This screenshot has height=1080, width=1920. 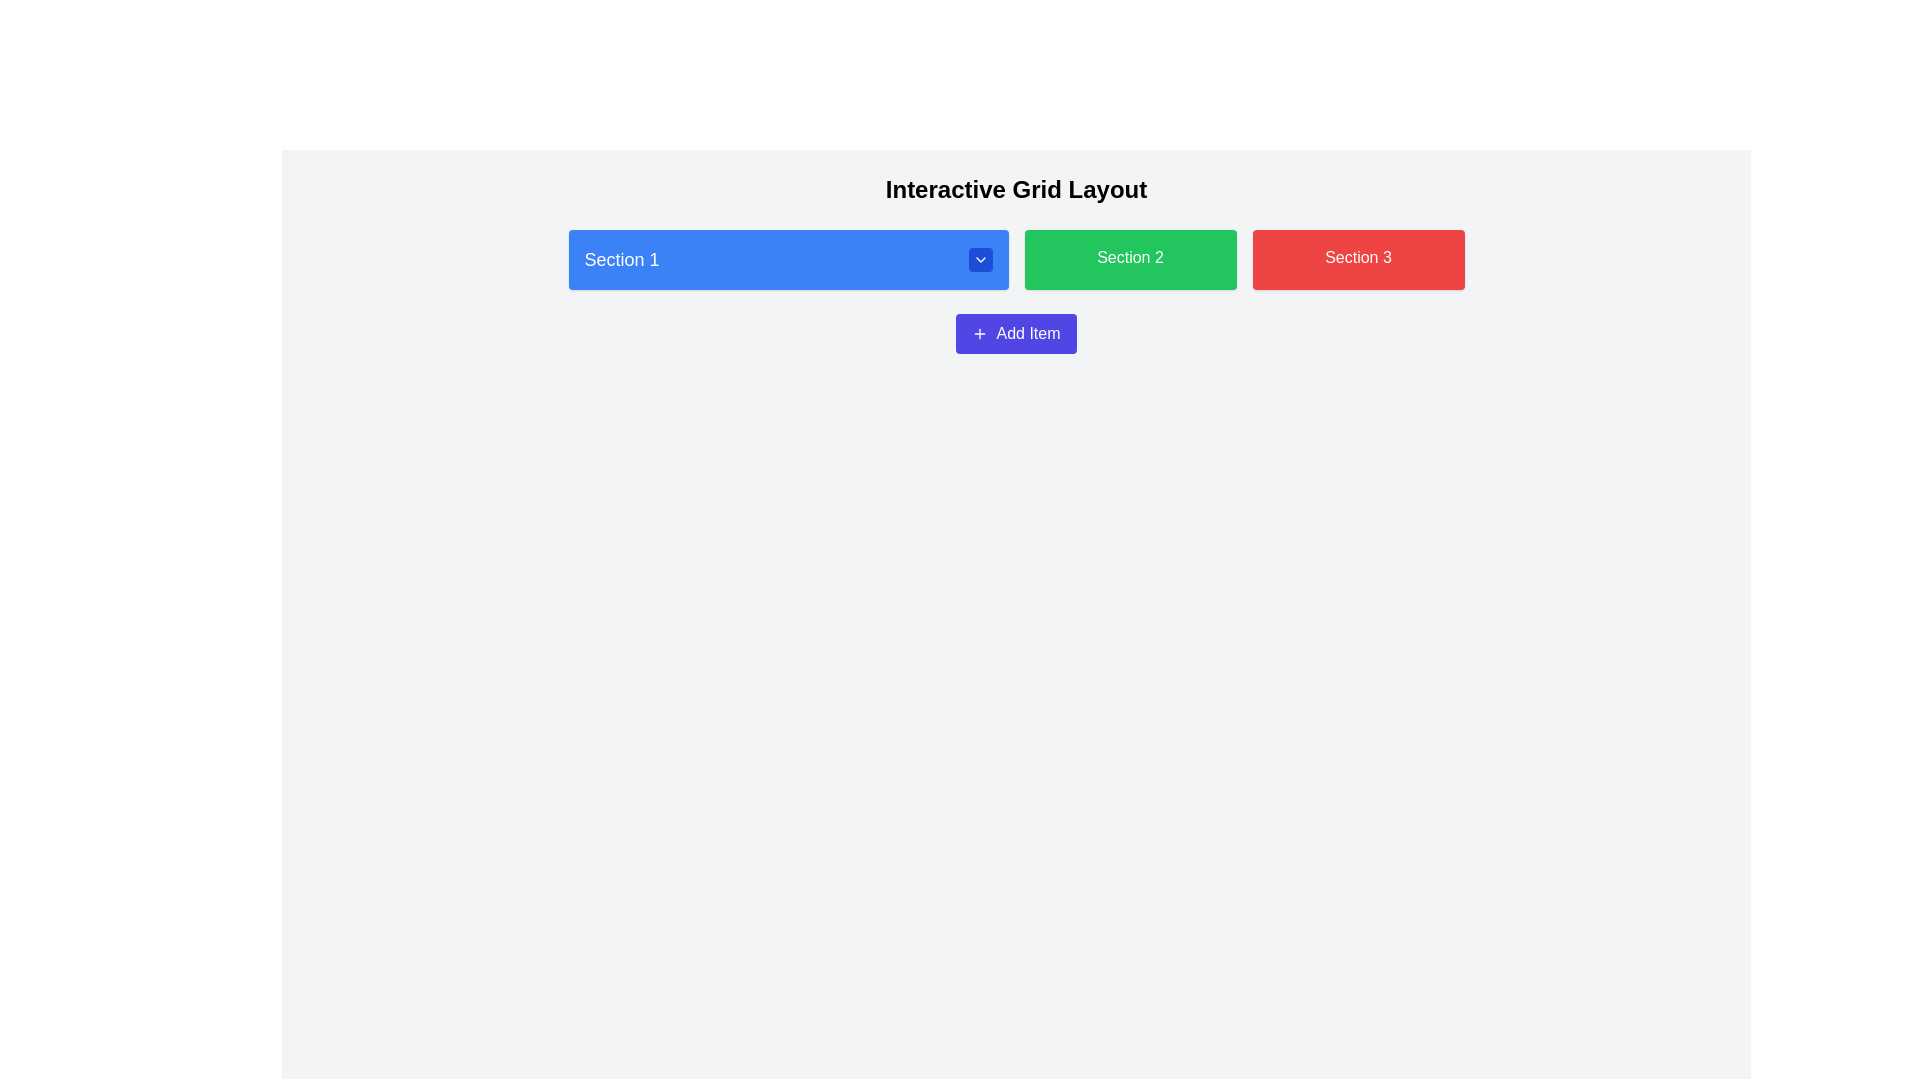 What do you see at coordinates (787, 258) in the screenshot?
I see `the blue rectangular Dropdown Menu Trigger labeled 'Section 1'` at bounding box center [787, 258].